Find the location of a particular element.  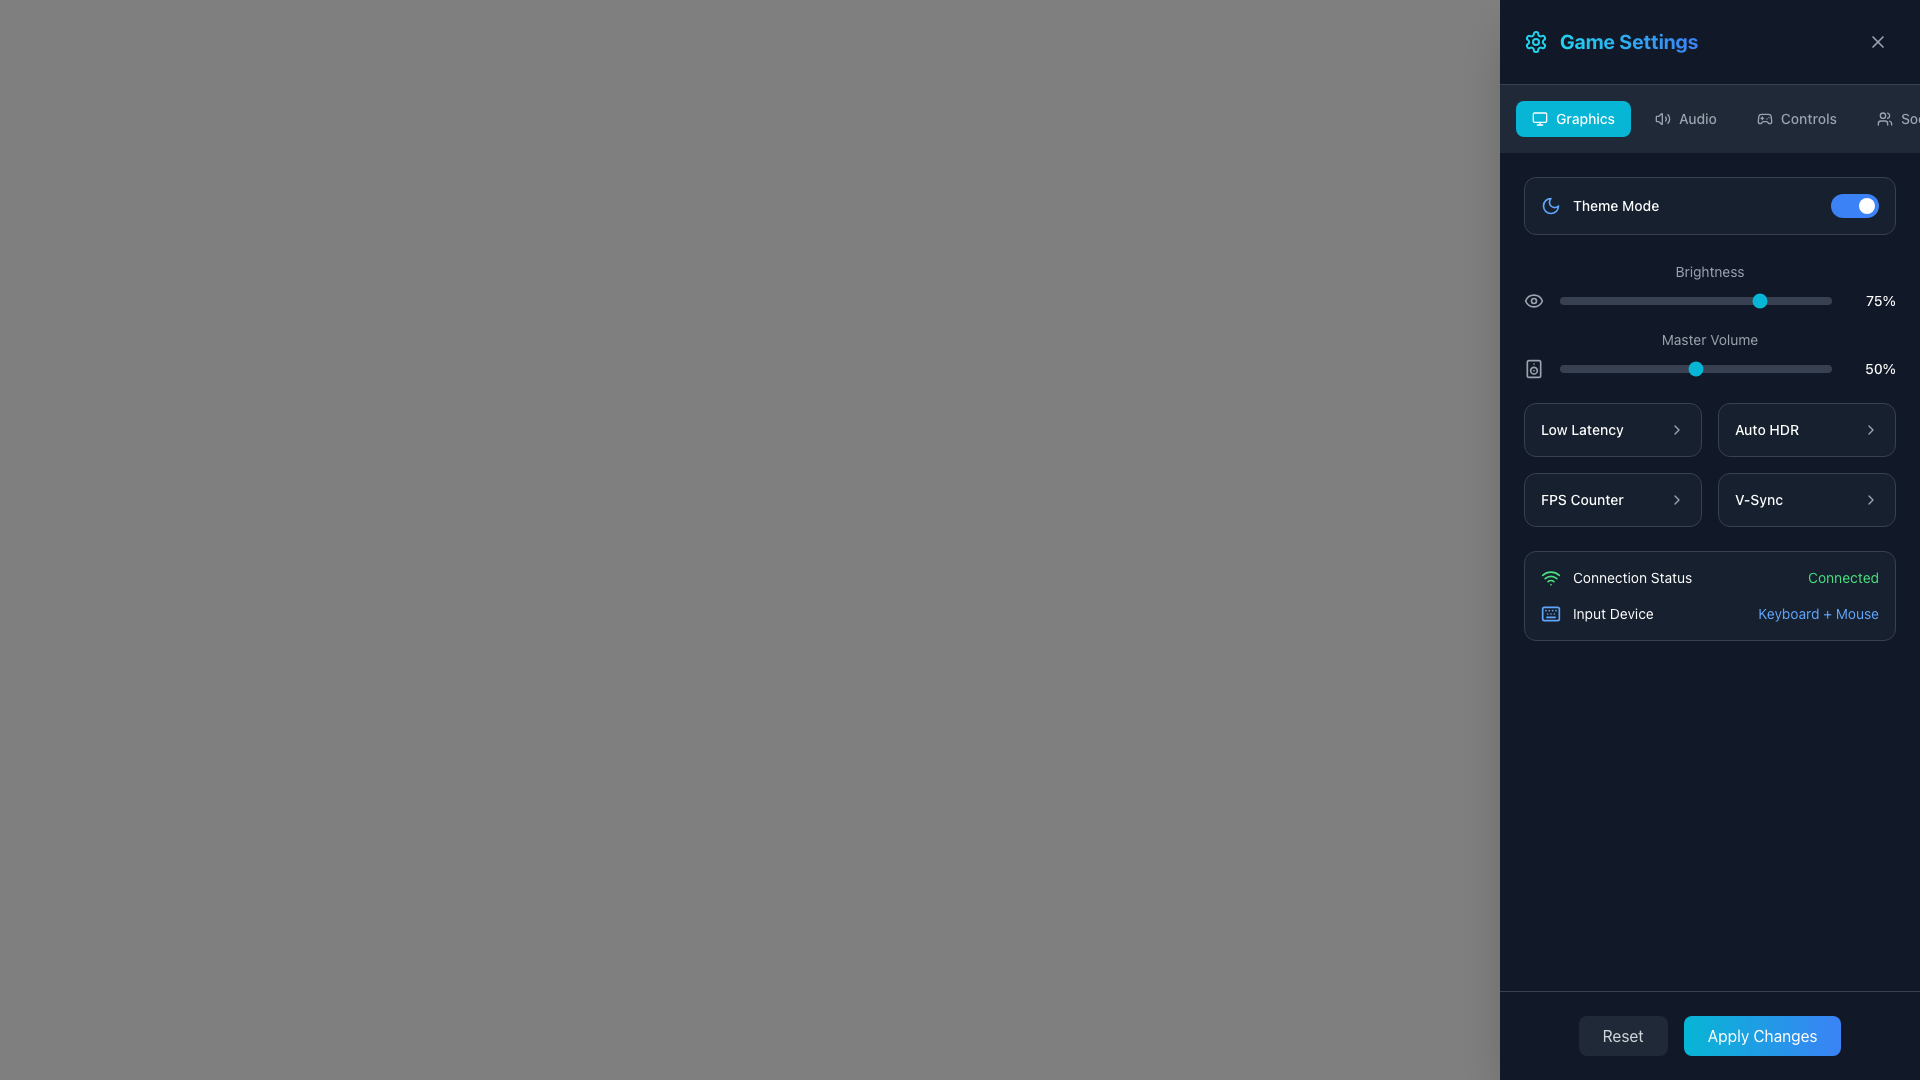

the 'Auto HDR' button located in the 'Graphics' section of the settings panel is located at coordinates (1806, 428).